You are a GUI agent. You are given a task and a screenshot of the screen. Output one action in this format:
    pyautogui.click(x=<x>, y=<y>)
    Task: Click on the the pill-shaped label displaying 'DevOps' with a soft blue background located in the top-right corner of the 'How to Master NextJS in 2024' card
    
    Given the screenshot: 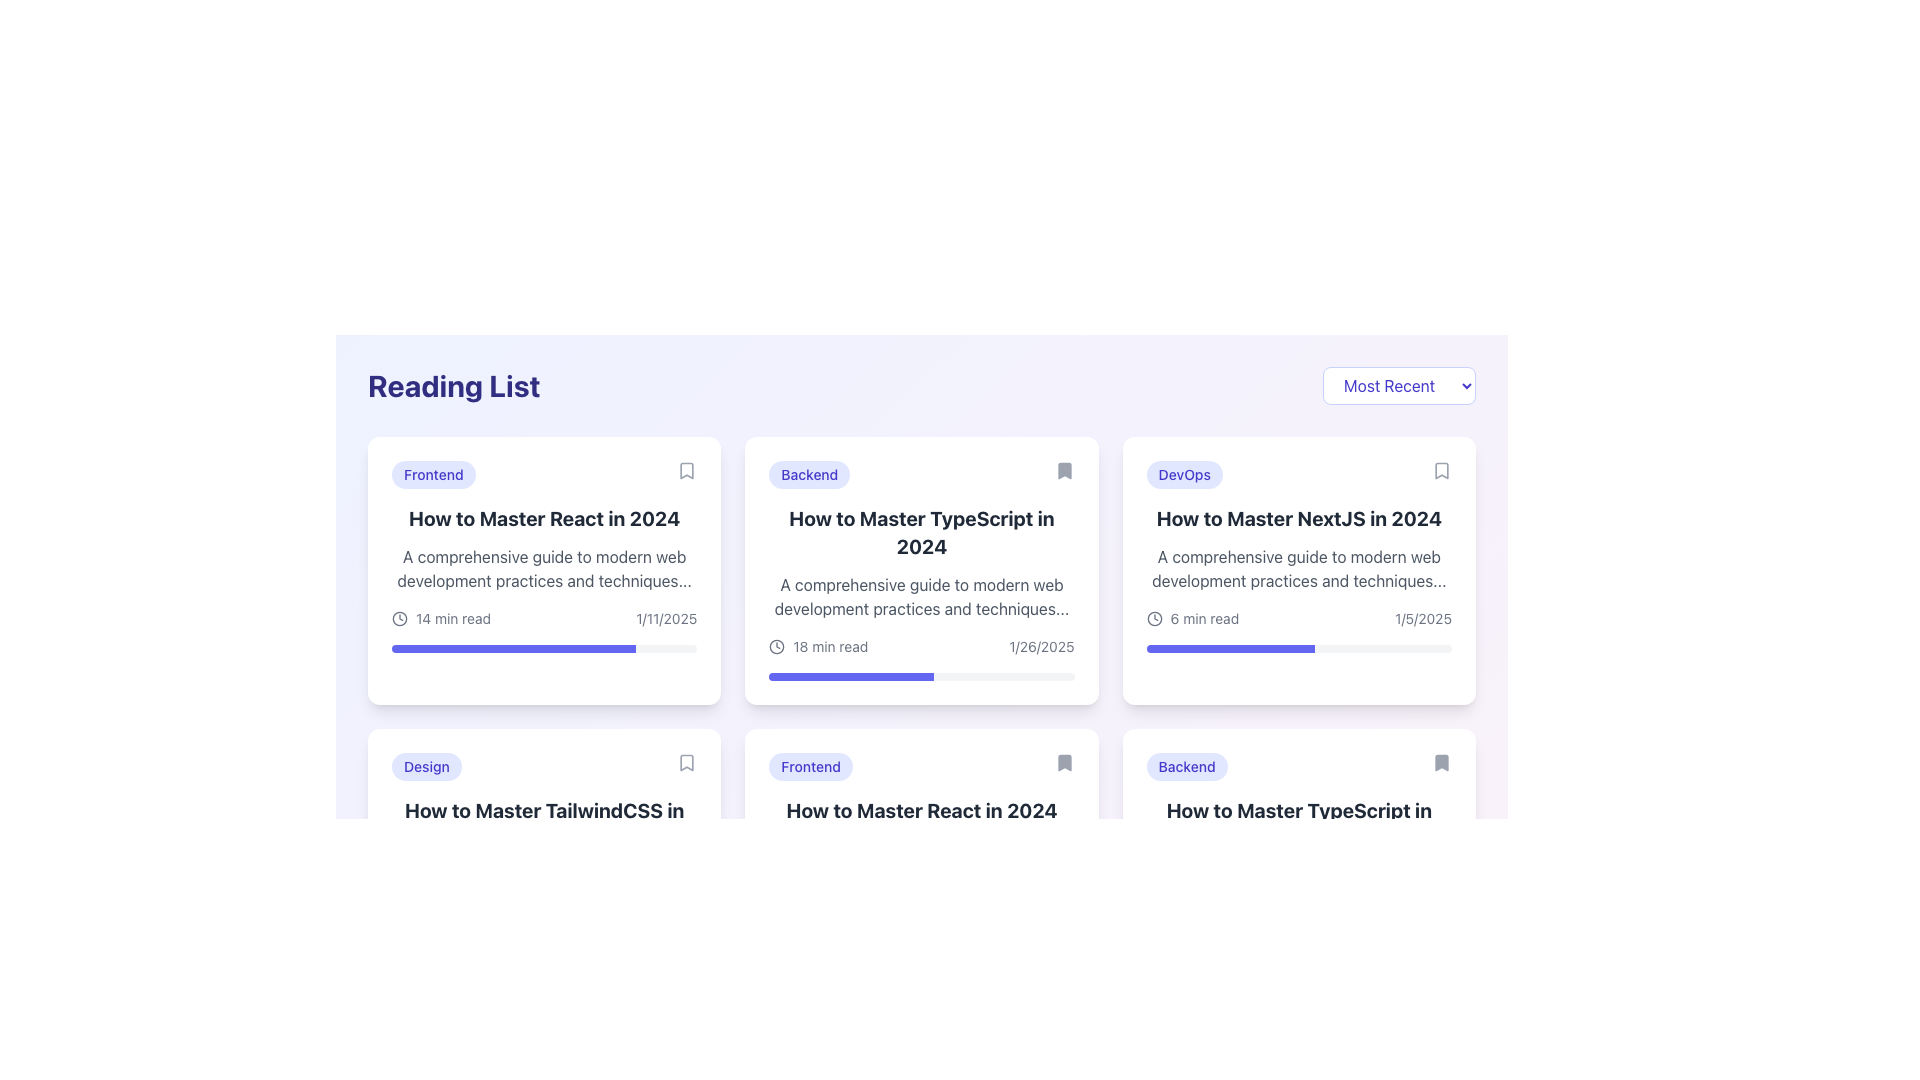 What is the action you would take?
    pyautogui.click(x=1184, y=474)
    